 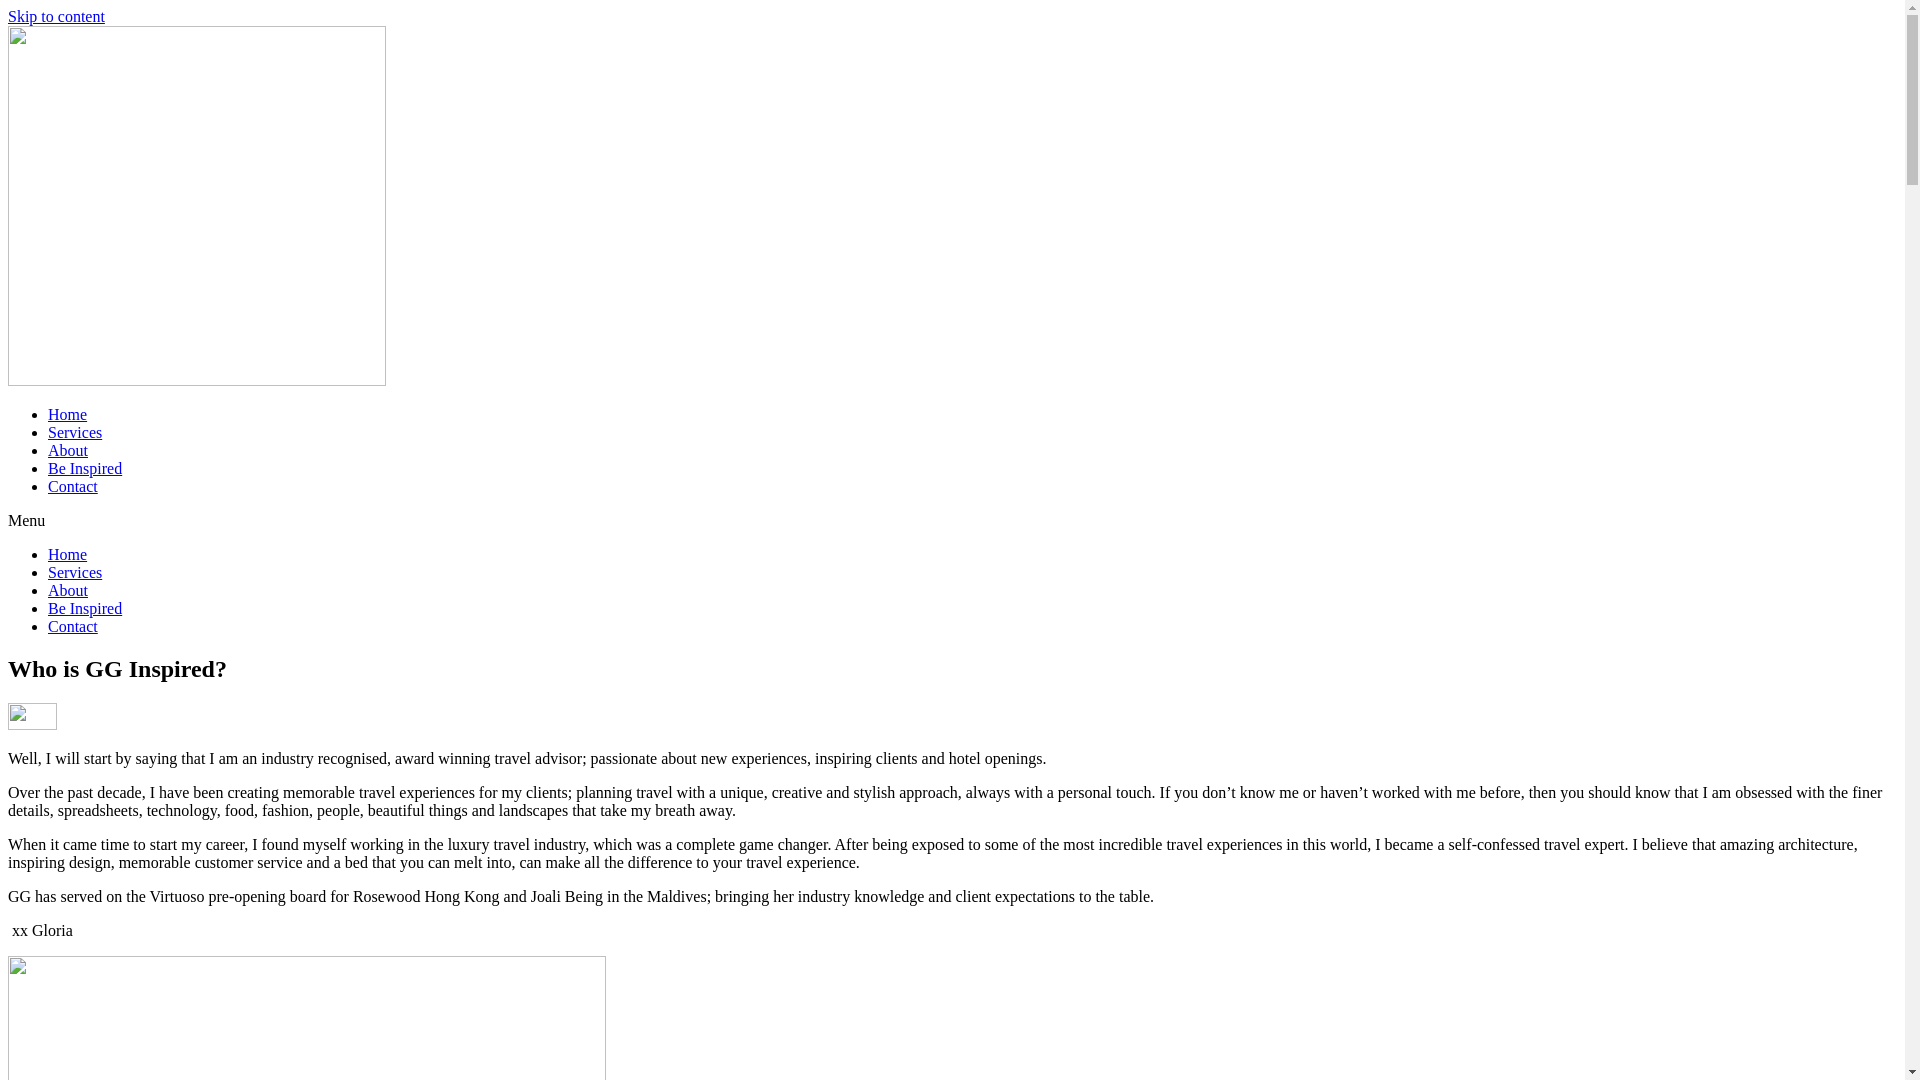 I want to click on 'Contact', so click(x=48, y=486).